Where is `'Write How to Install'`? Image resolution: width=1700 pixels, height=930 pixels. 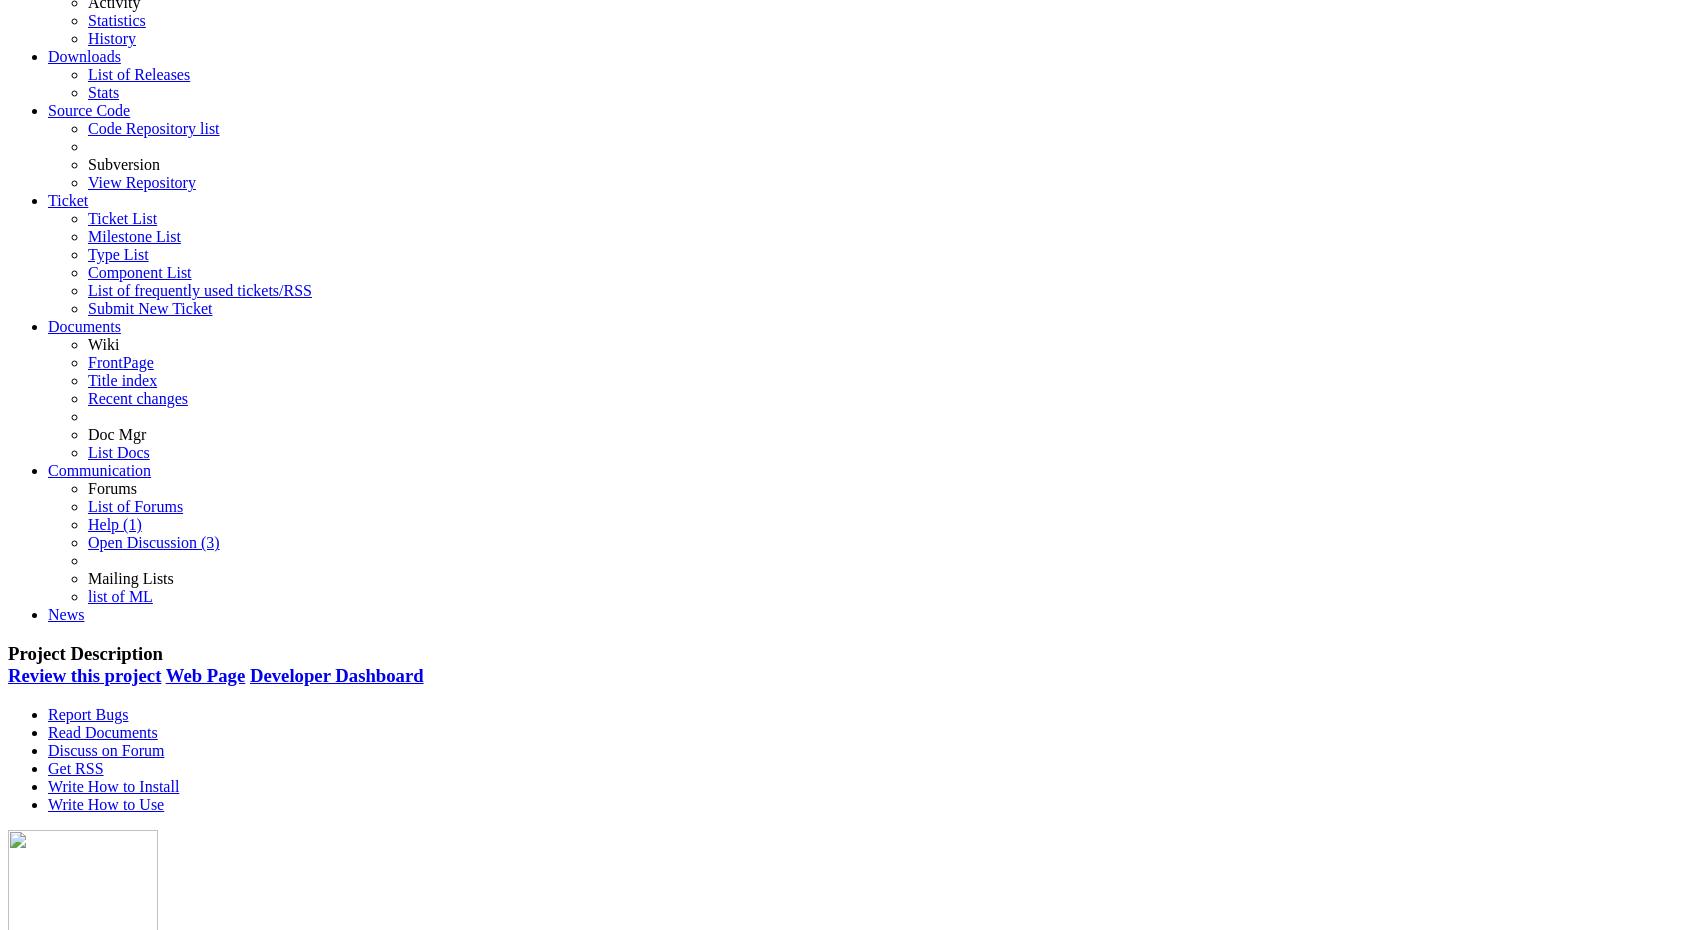 'Write How to Install' is located at coordinates (112, 784).